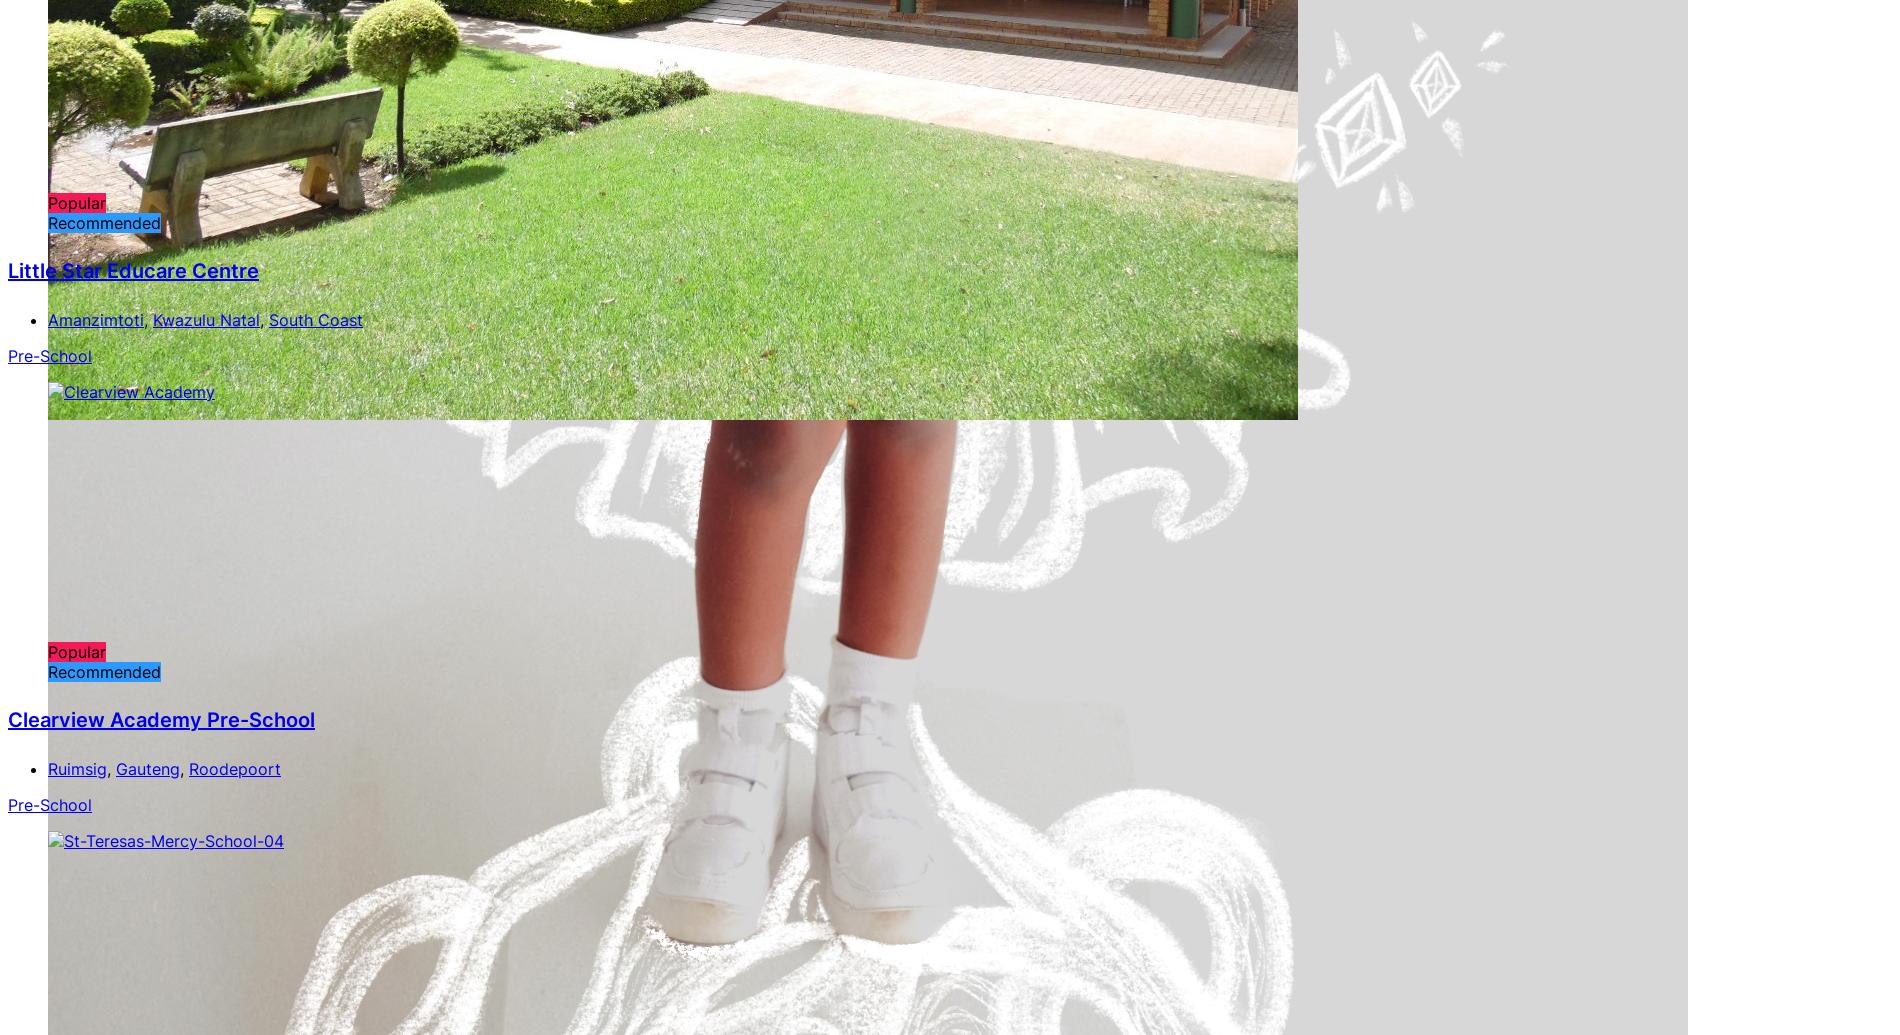 This screenshot has width=1900, height=1035. What do you see at coordinates (161, 719) in the screenshot?
I see `'Clearview Academy Pre-School'` at bounding box center [161, 719].